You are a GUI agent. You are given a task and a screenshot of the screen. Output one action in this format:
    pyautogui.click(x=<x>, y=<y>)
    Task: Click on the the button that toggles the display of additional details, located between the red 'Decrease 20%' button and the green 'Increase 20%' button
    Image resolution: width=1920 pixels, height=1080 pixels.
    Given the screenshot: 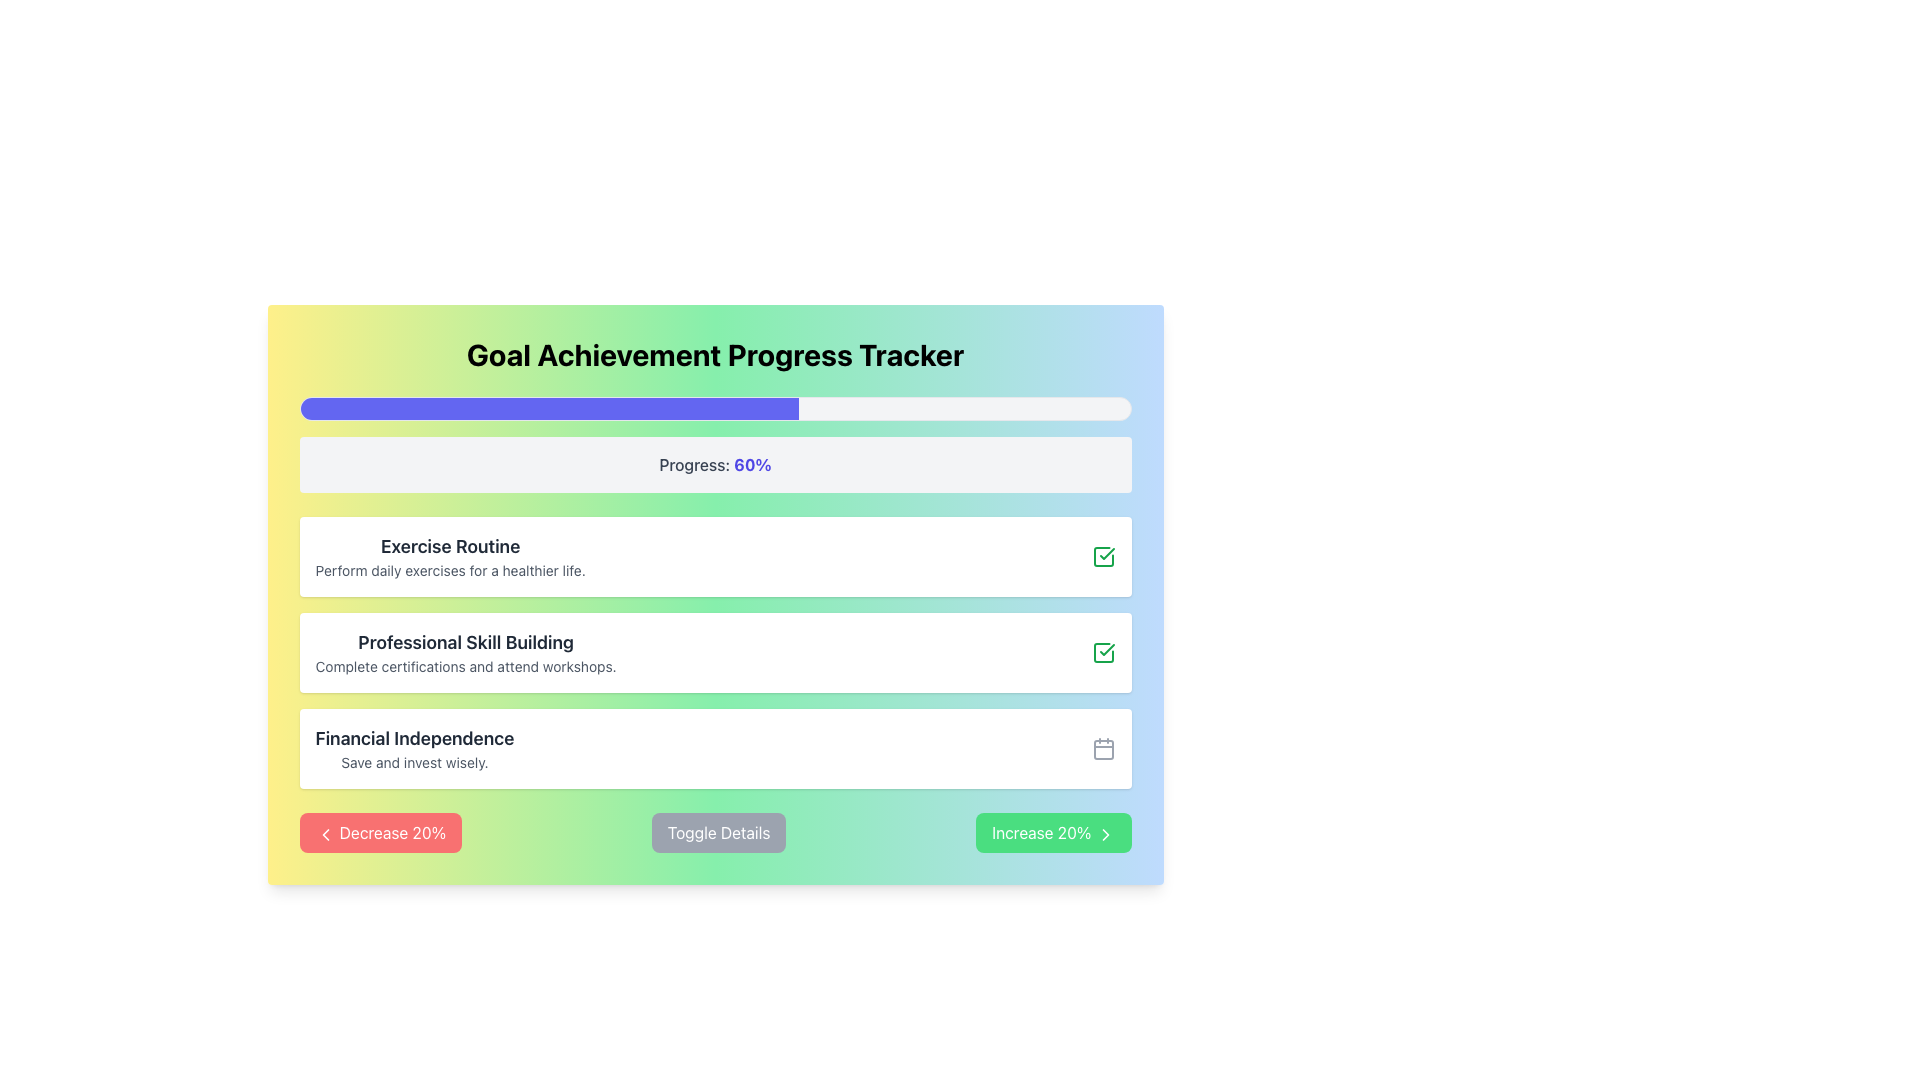 What is the action you would take?
    pyautogui.click(x=719, y=833)
    